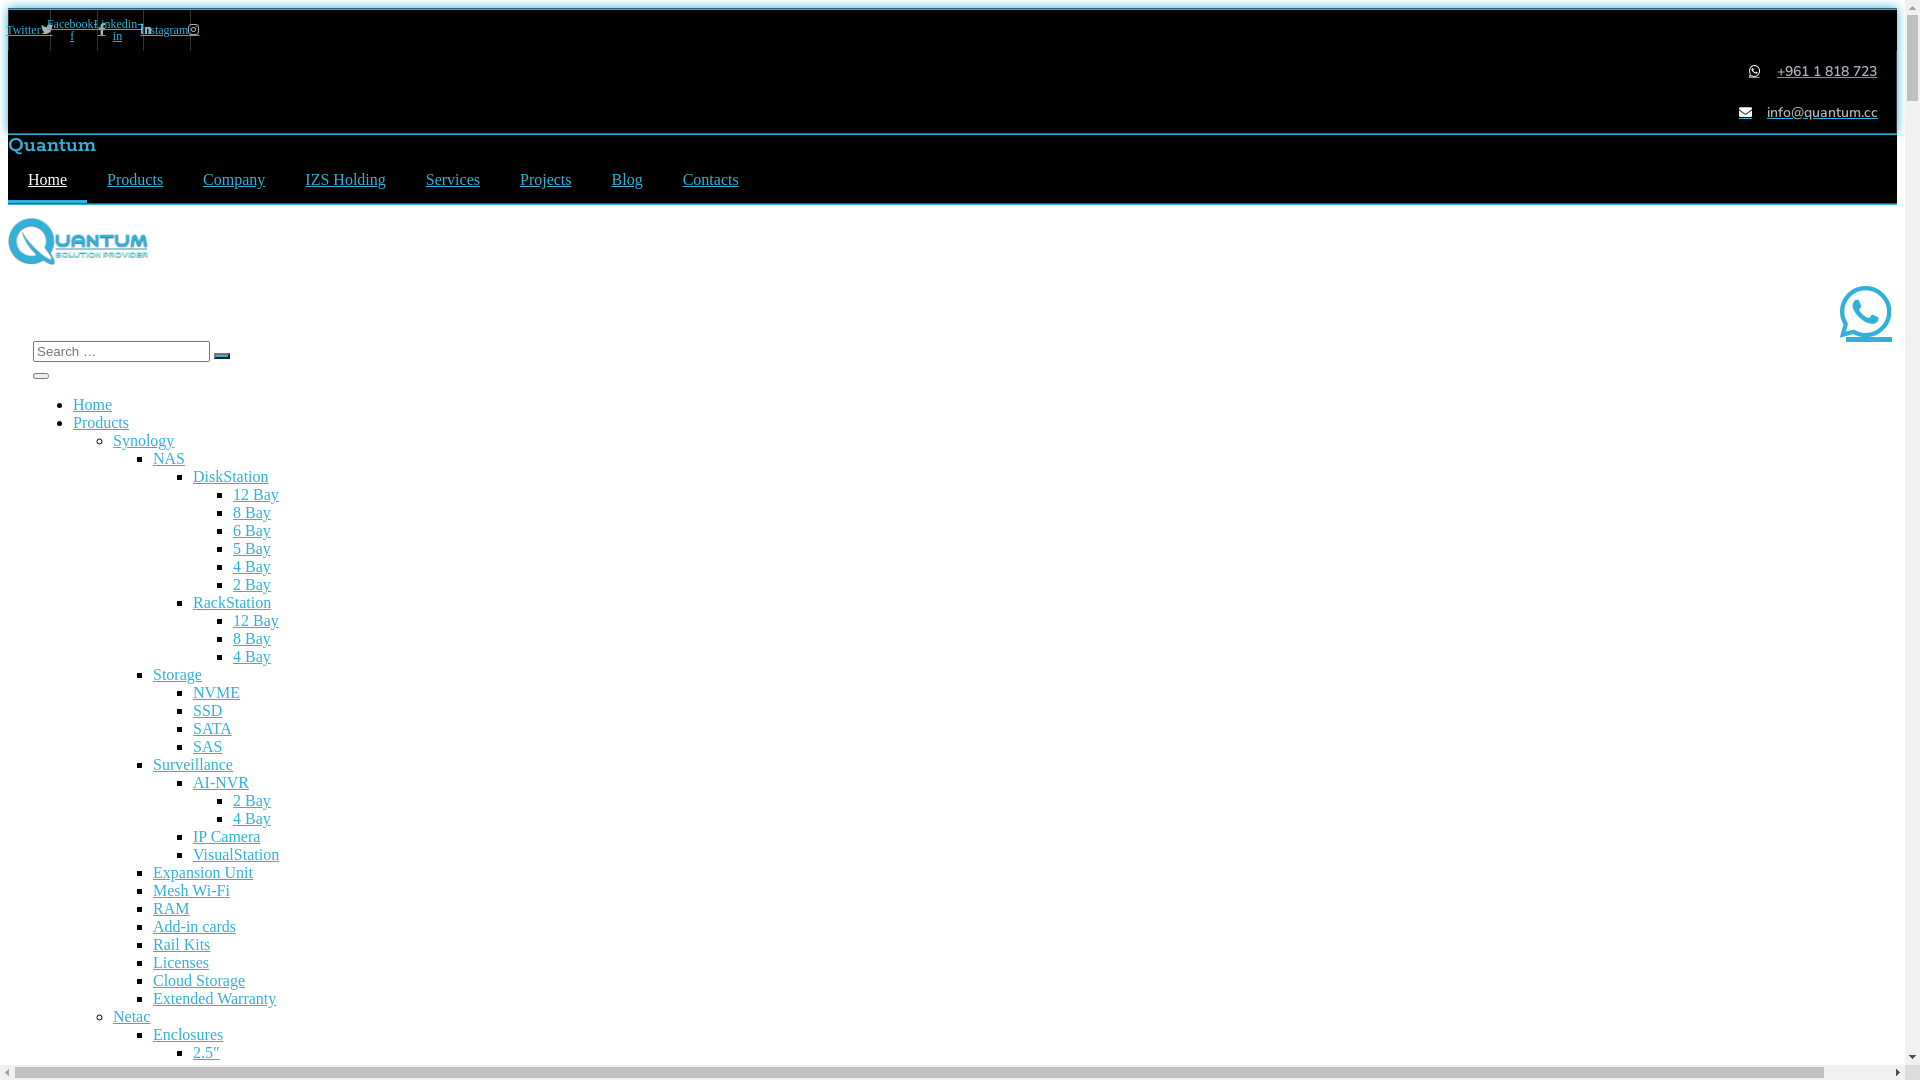 This screenshot has width=1920, height=1080. What do you see at coordinates (207, 746) in the screenshot?
I see `'SAS'` at bounding box center [207, 746].